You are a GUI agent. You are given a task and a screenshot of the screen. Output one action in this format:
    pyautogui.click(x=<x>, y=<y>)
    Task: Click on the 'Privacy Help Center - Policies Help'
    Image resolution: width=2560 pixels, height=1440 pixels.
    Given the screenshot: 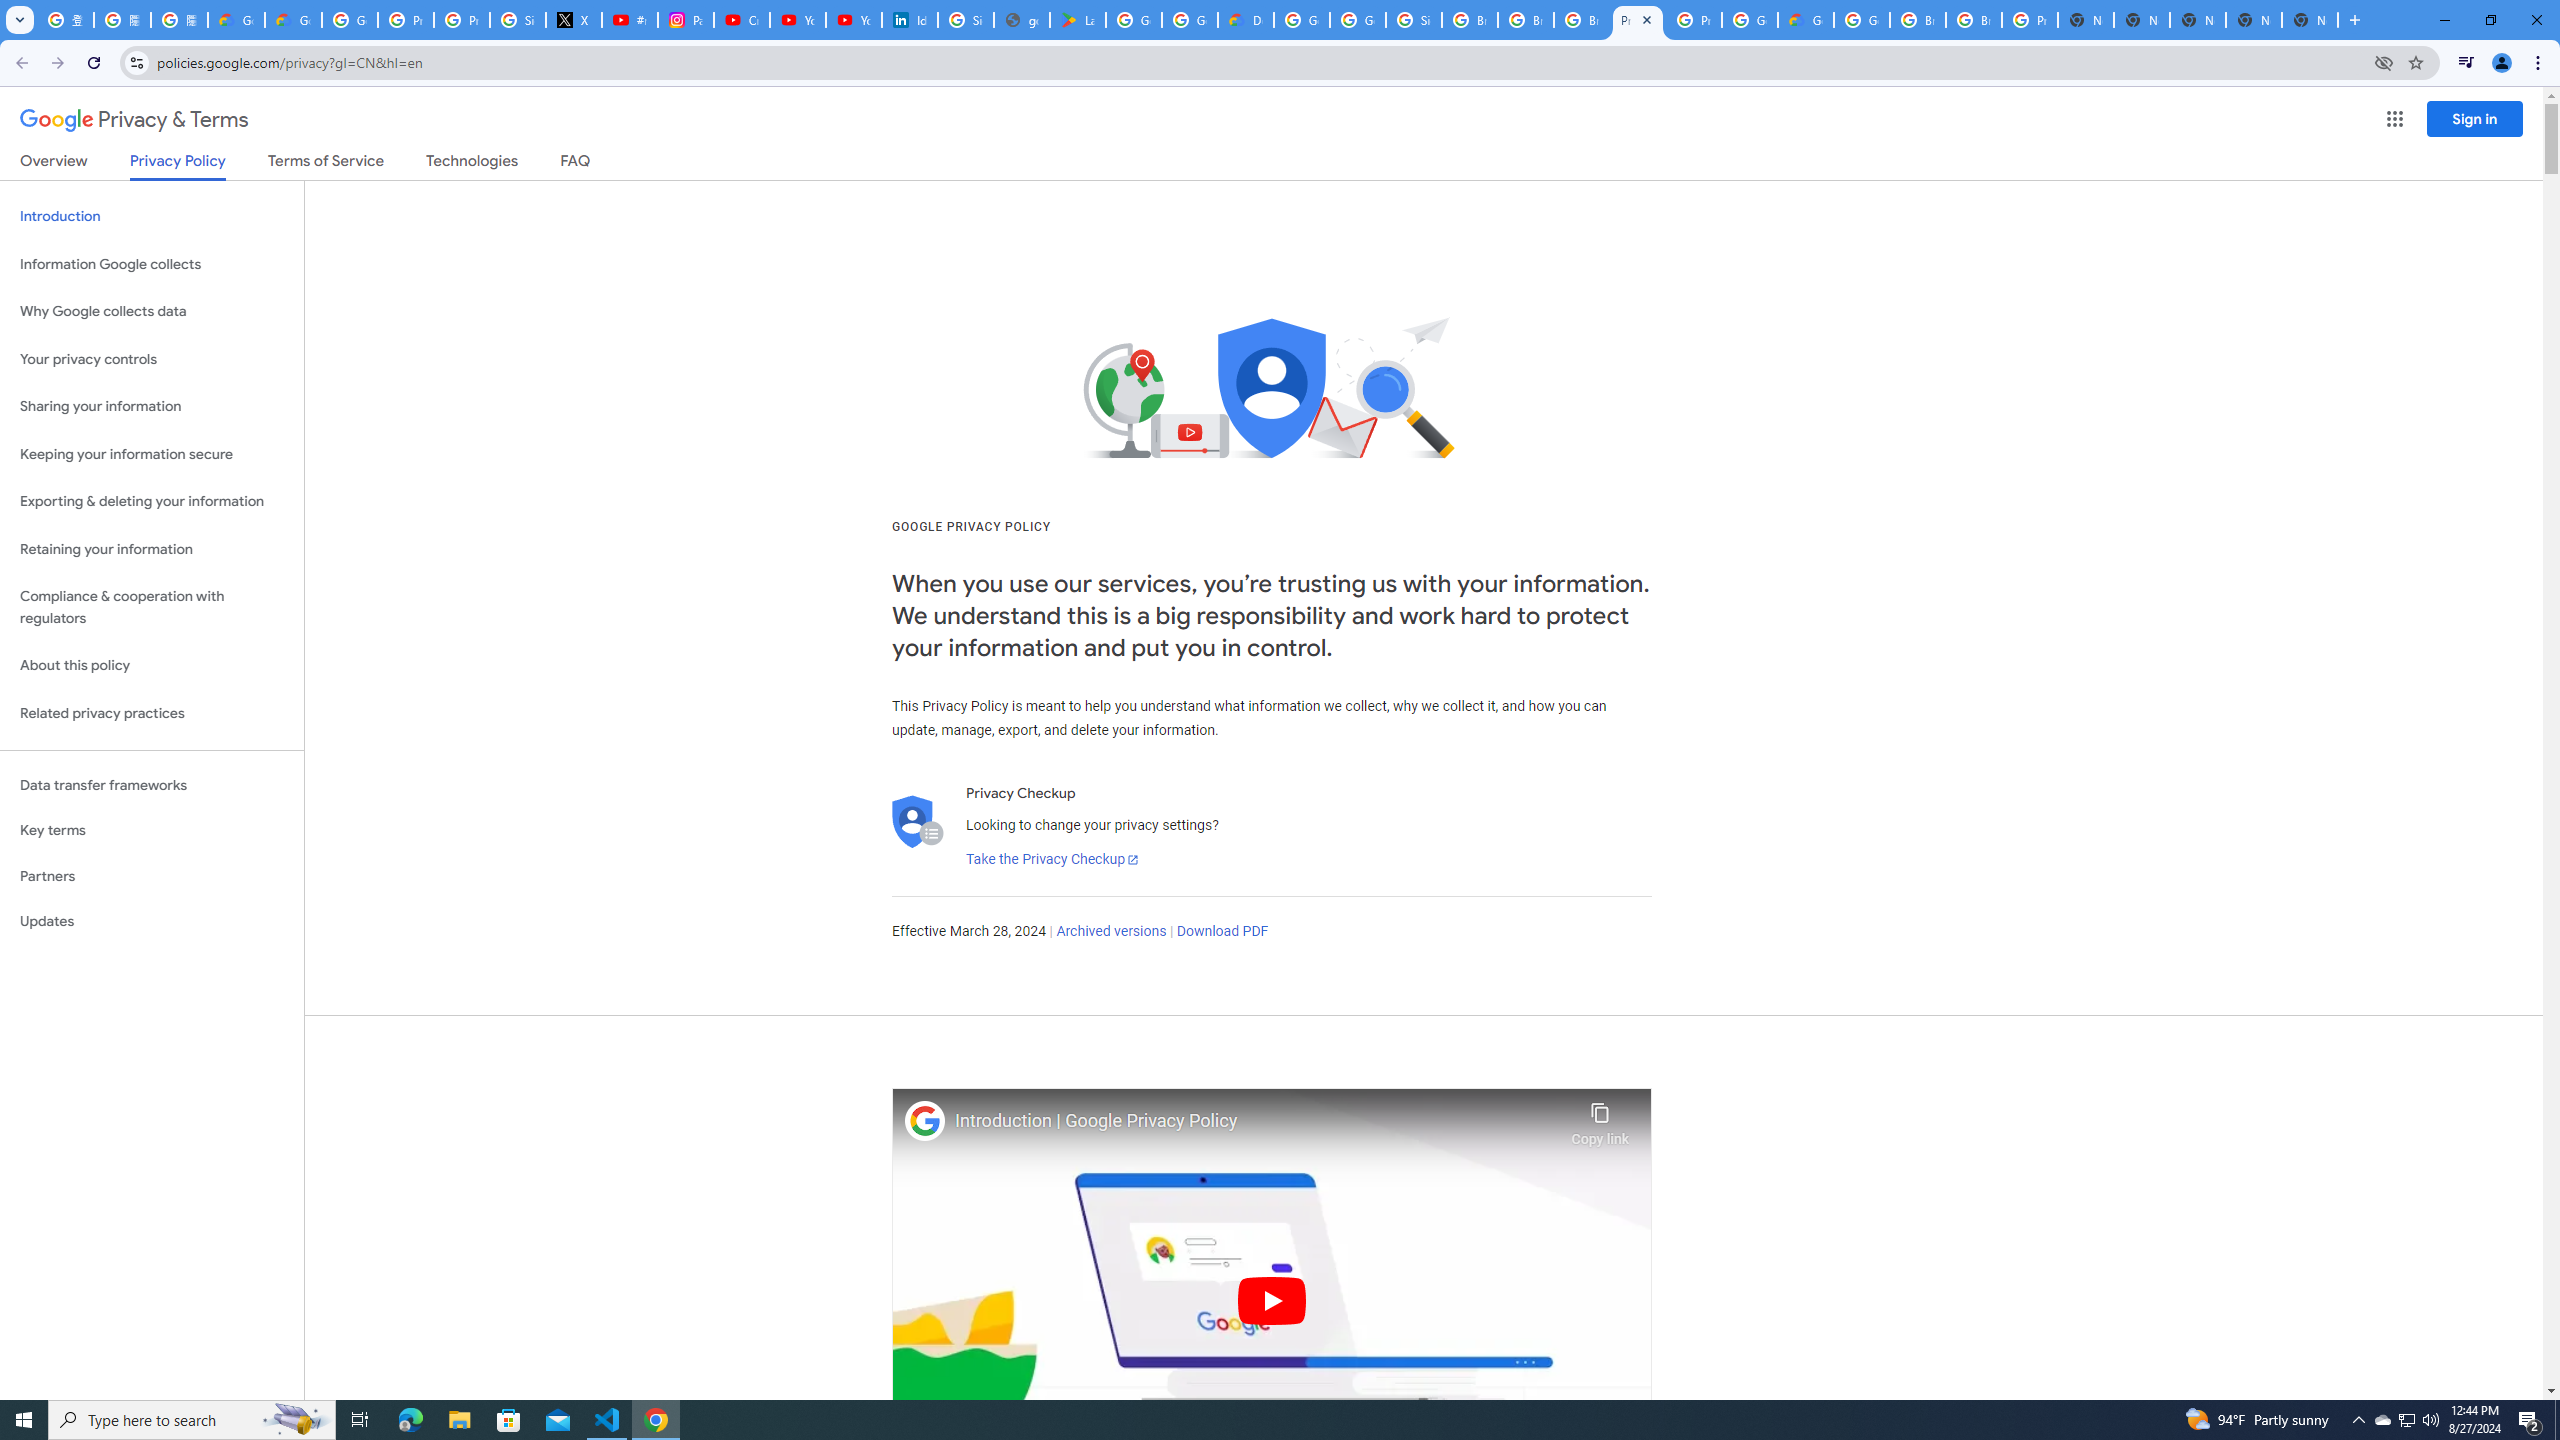 What is the action you would take?
    pyautogui.click(x=461, y=19)
    